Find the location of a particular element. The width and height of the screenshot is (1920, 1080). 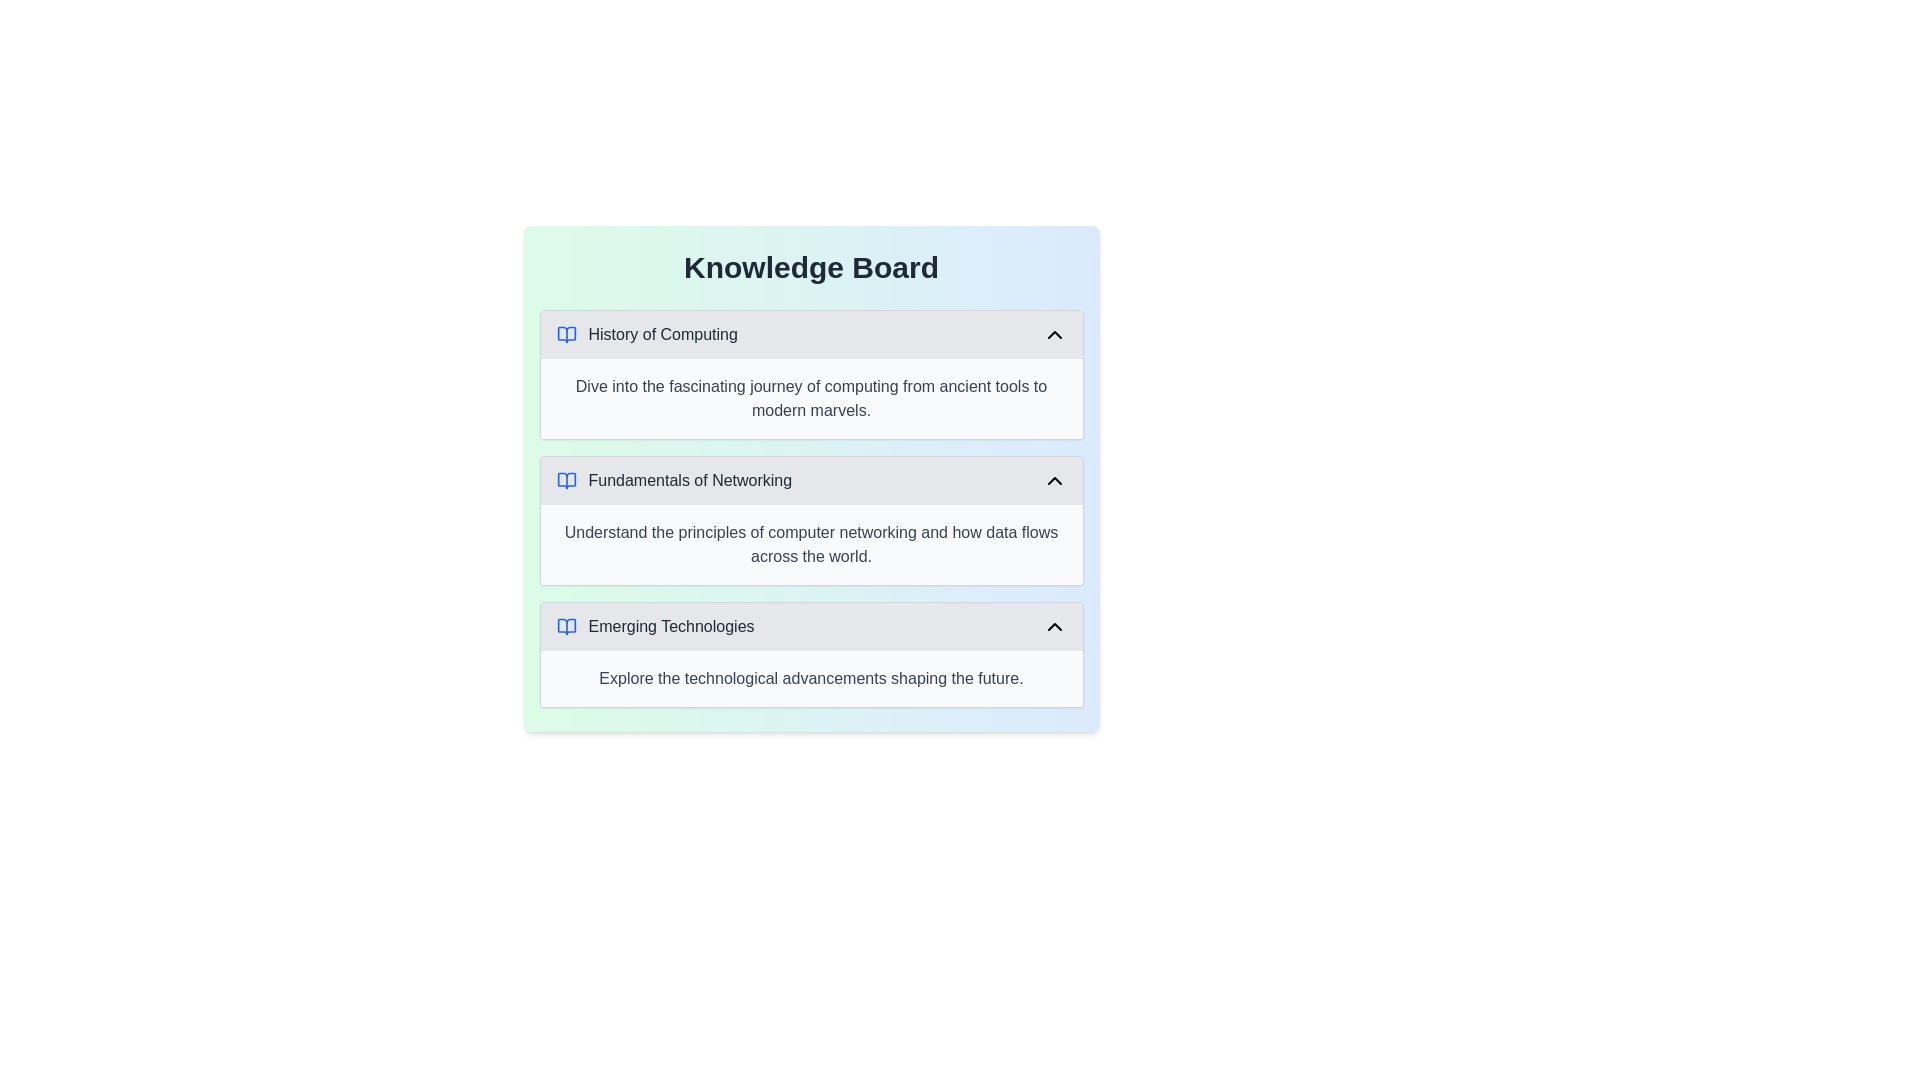

the Chevron Up icon located on the right side of the 'Emerging Technologies' header is located at coordinates (1053, 626).